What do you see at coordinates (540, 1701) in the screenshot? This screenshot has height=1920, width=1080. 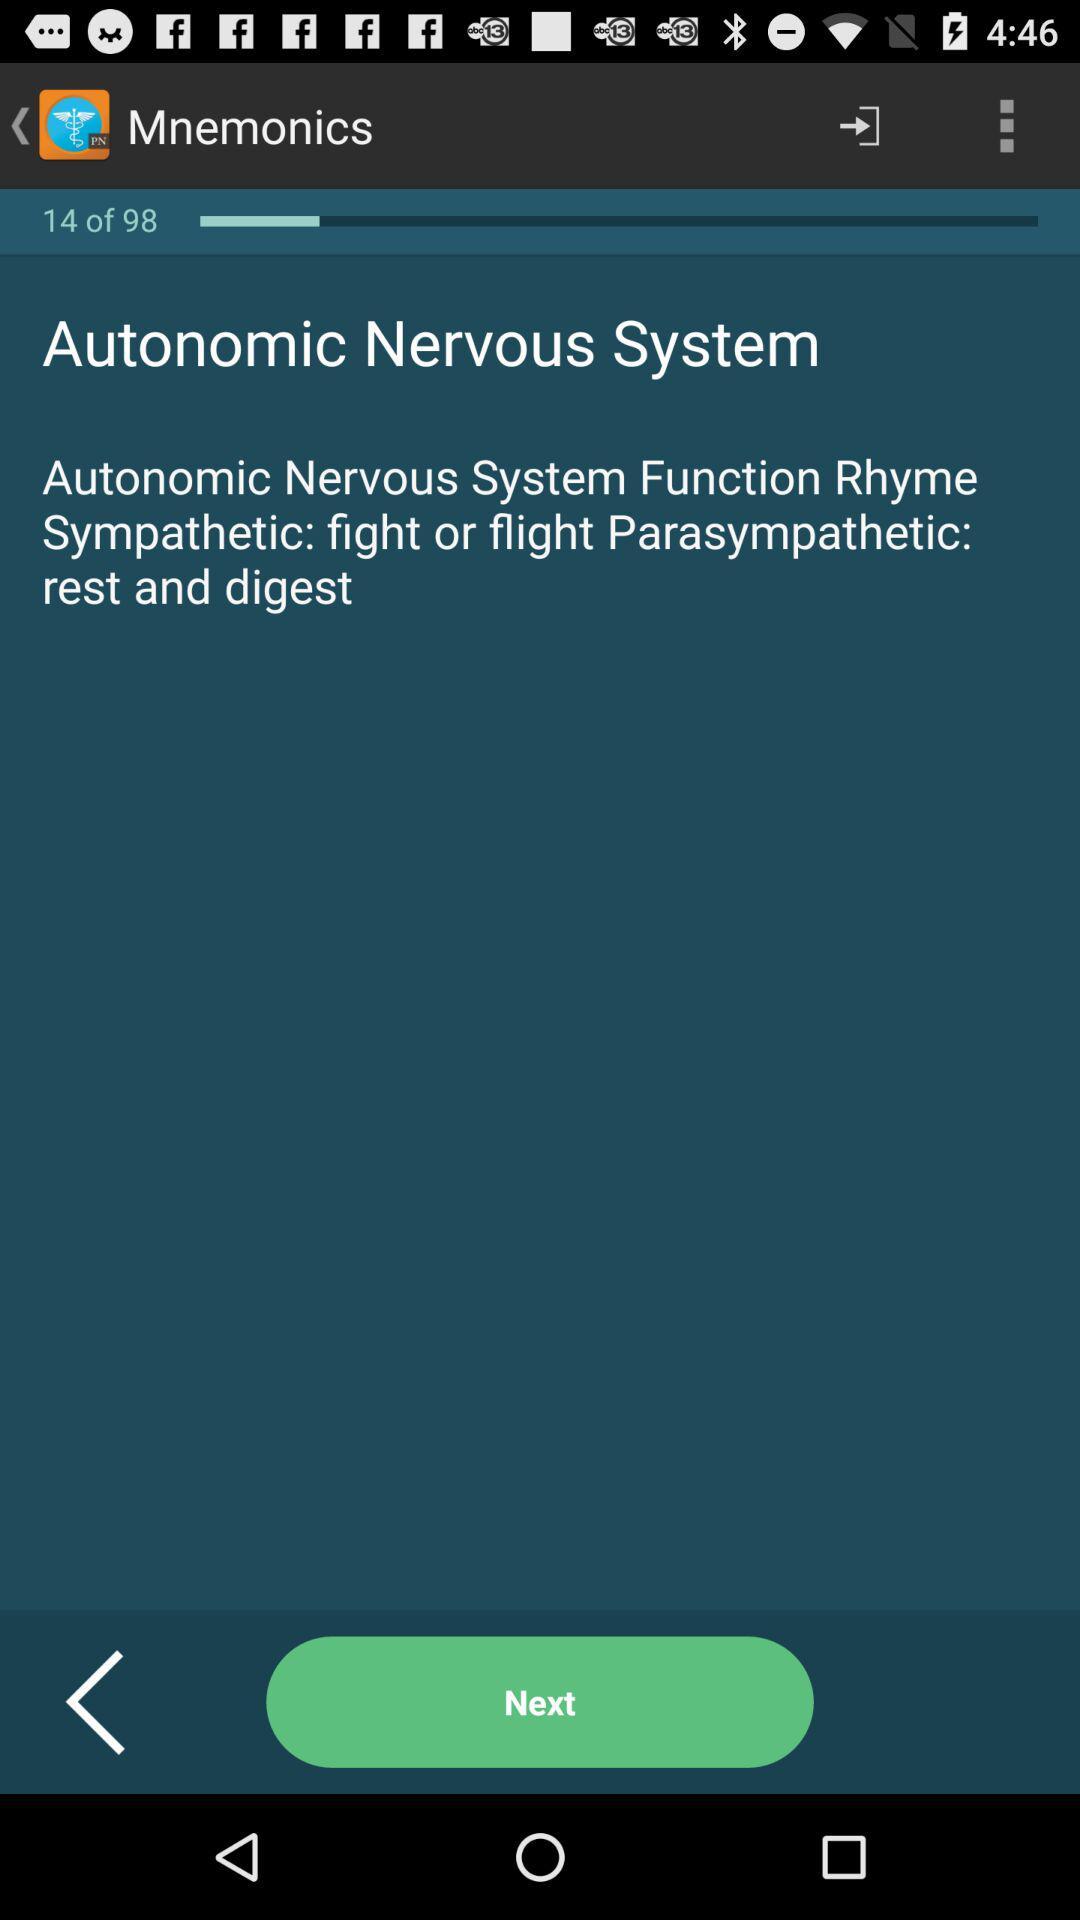 I see `item below the autonomic nervous system` at bounding box center [540, 1701].